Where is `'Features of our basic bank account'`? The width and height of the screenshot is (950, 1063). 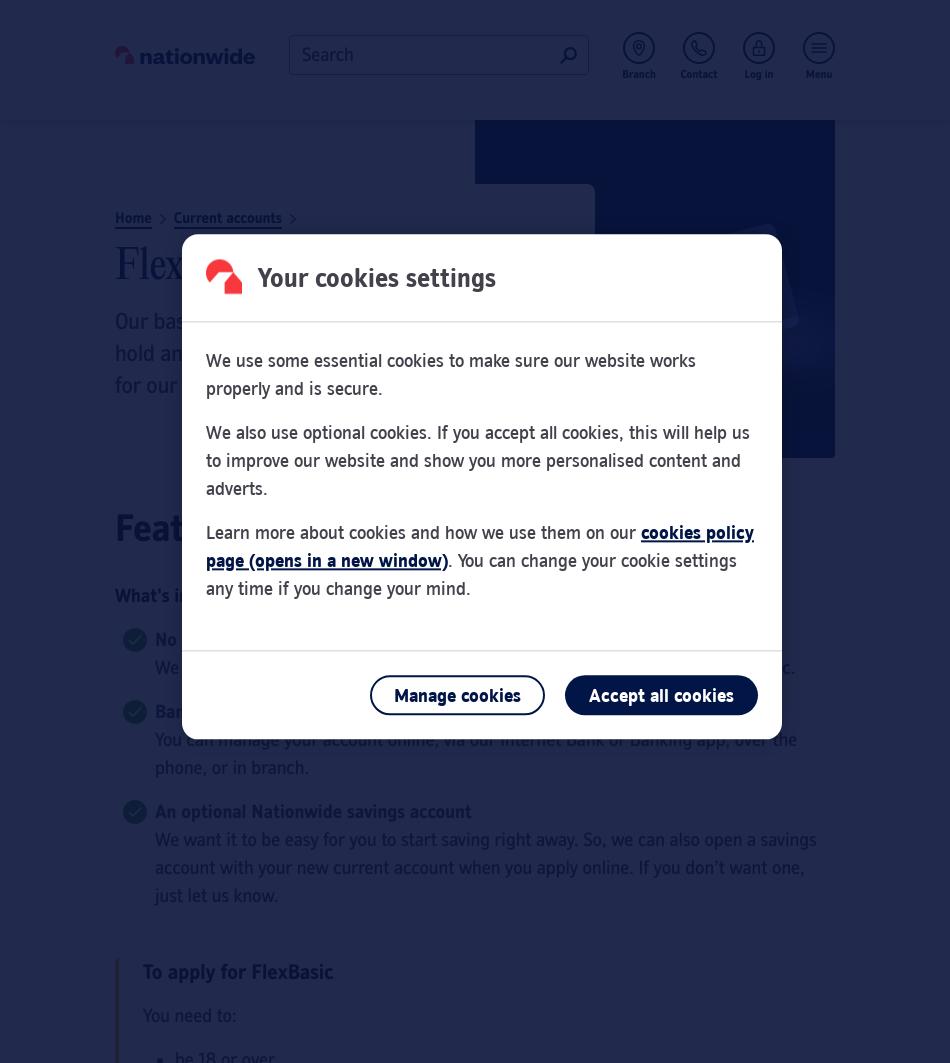 'Features of our basic bank account' is located at coordinates (387, 527).